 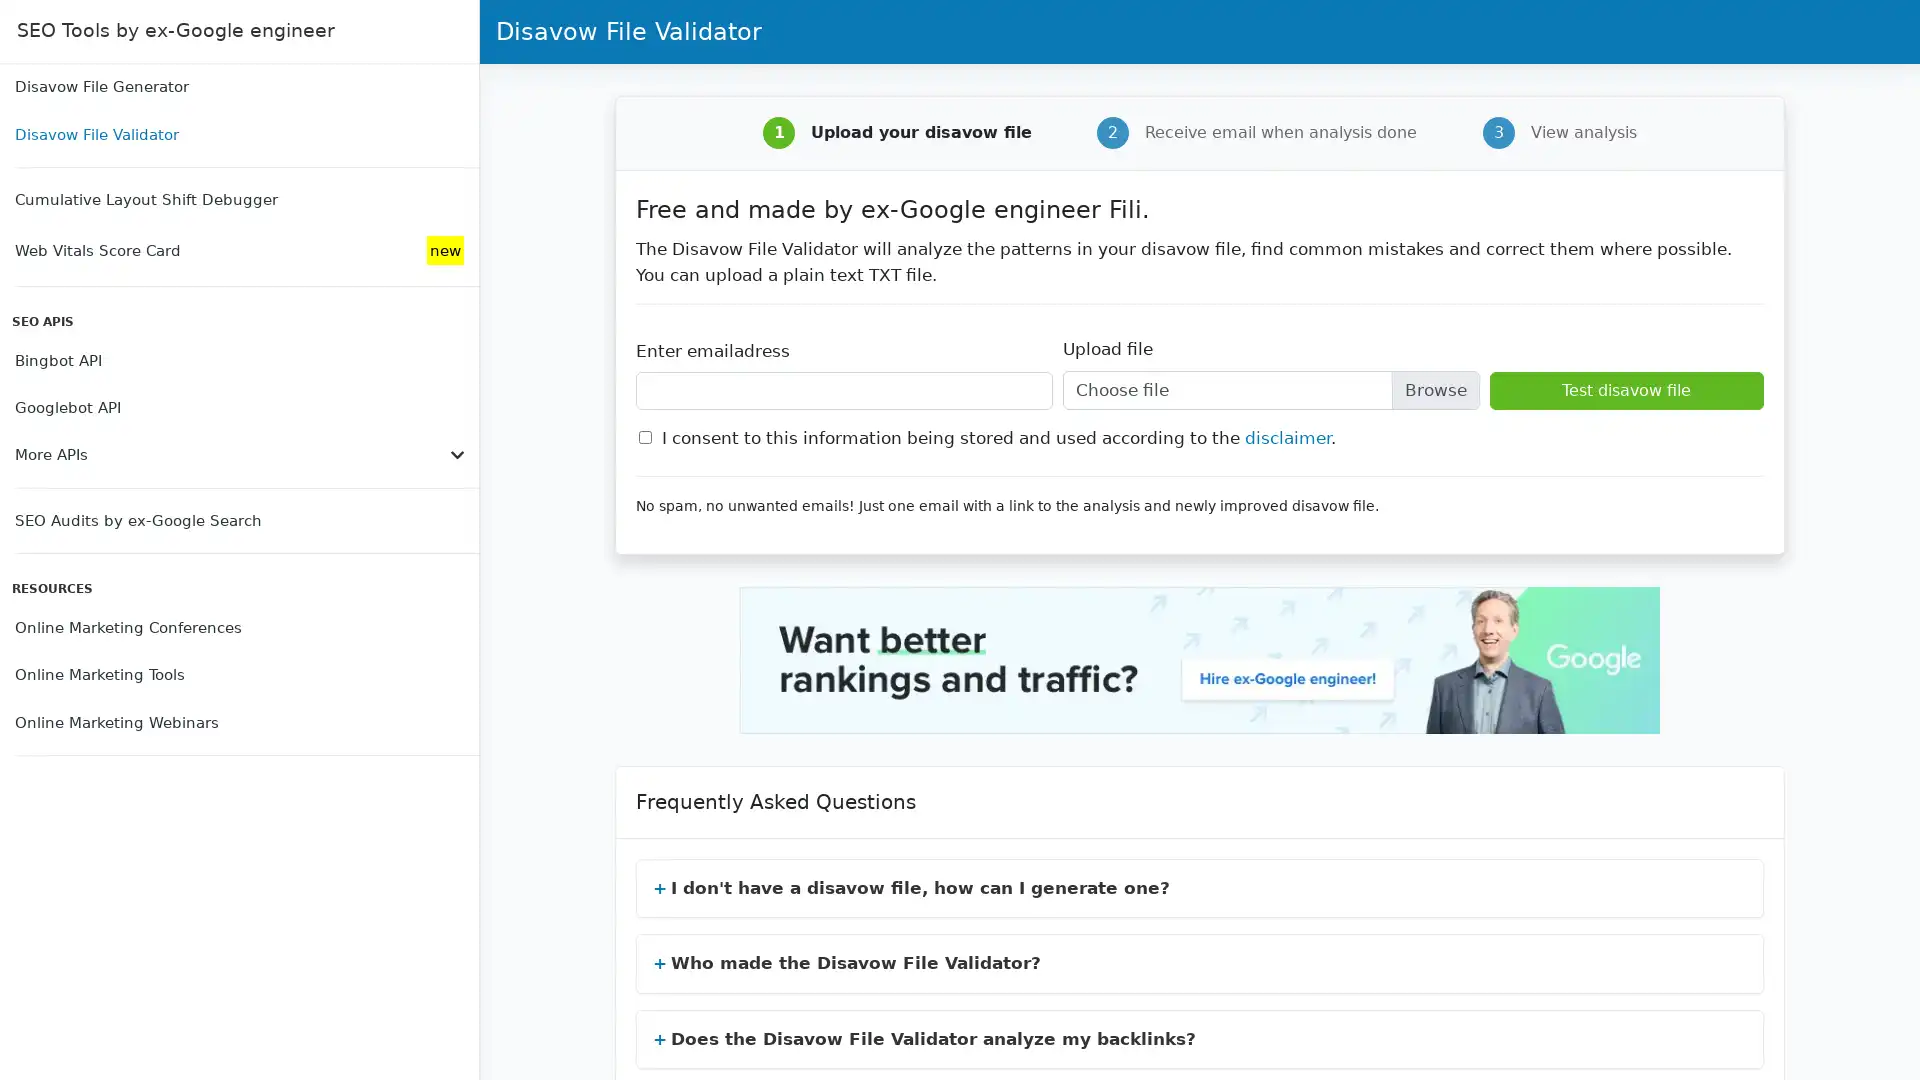 I want to click on Test disavow file, so click(x=1626, y=390).